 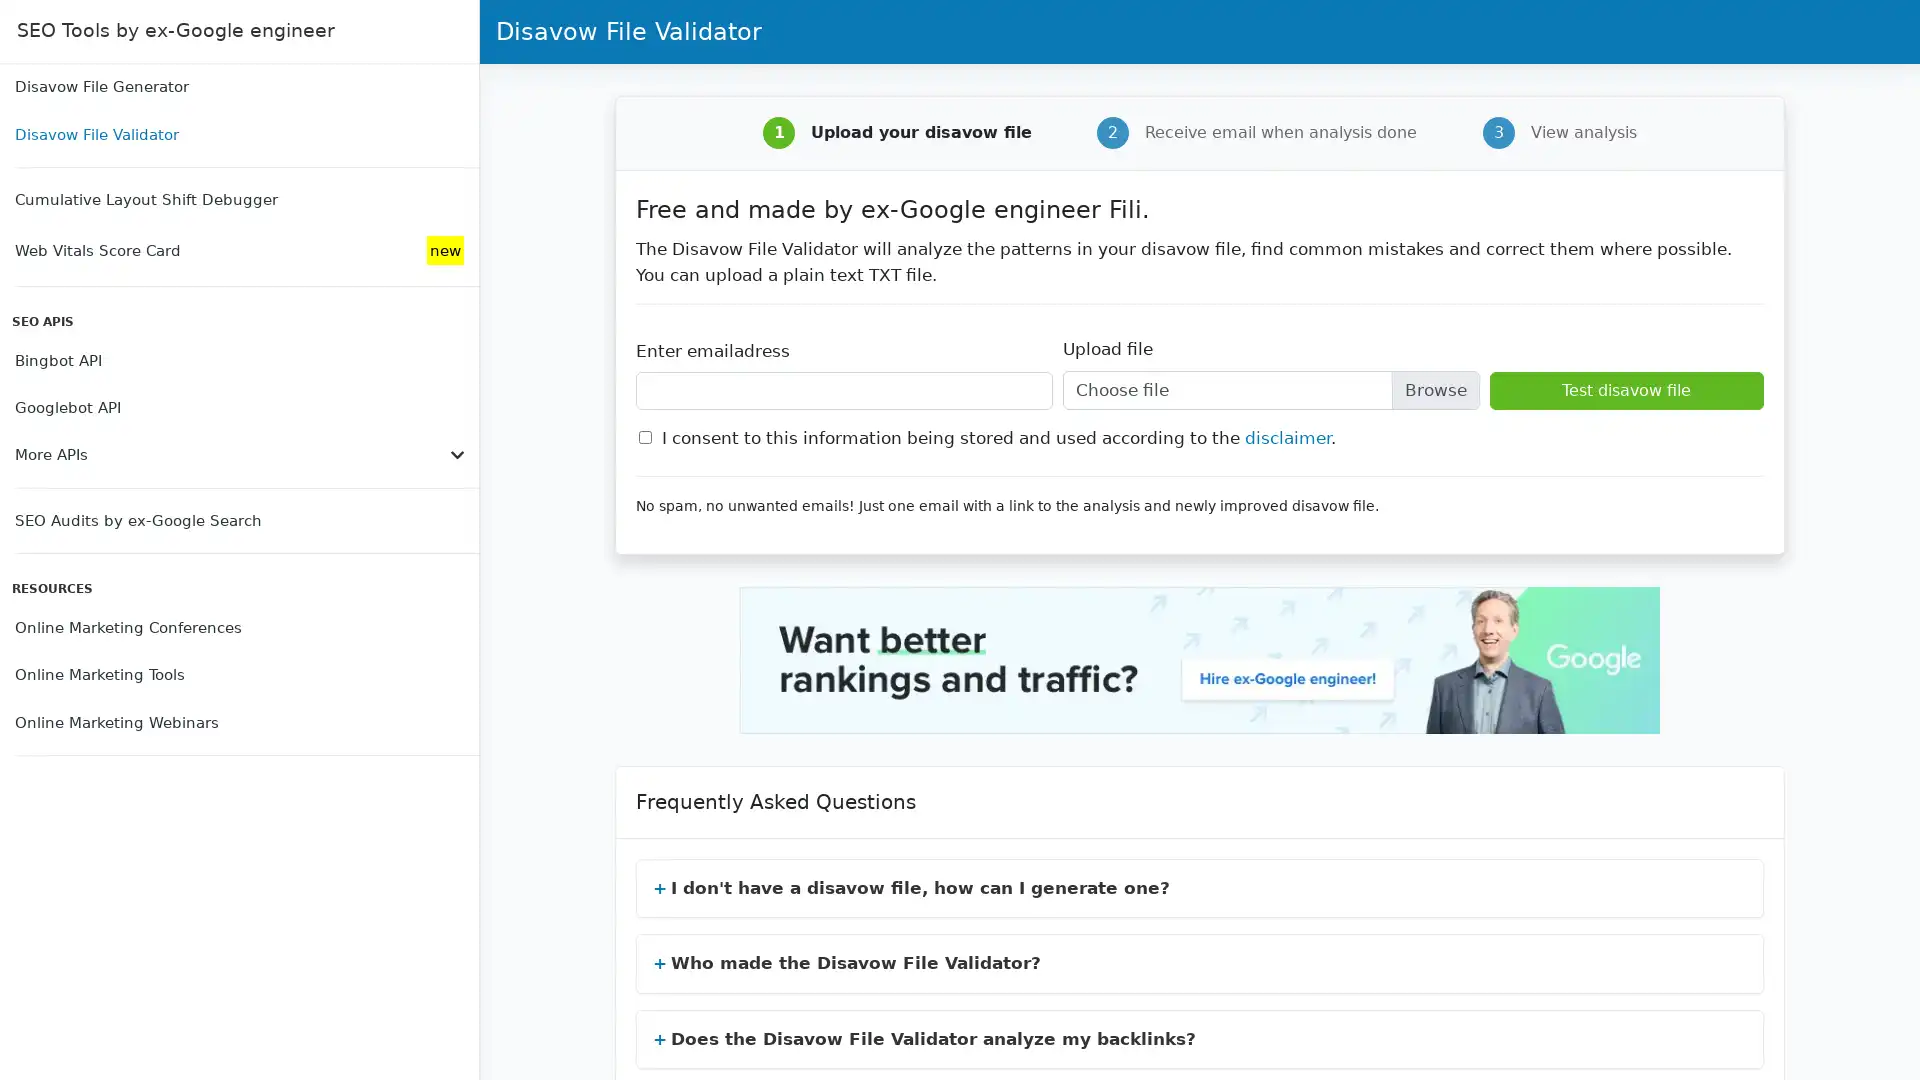 I want to click on Test disavow file, so click(x=1626, y=390).